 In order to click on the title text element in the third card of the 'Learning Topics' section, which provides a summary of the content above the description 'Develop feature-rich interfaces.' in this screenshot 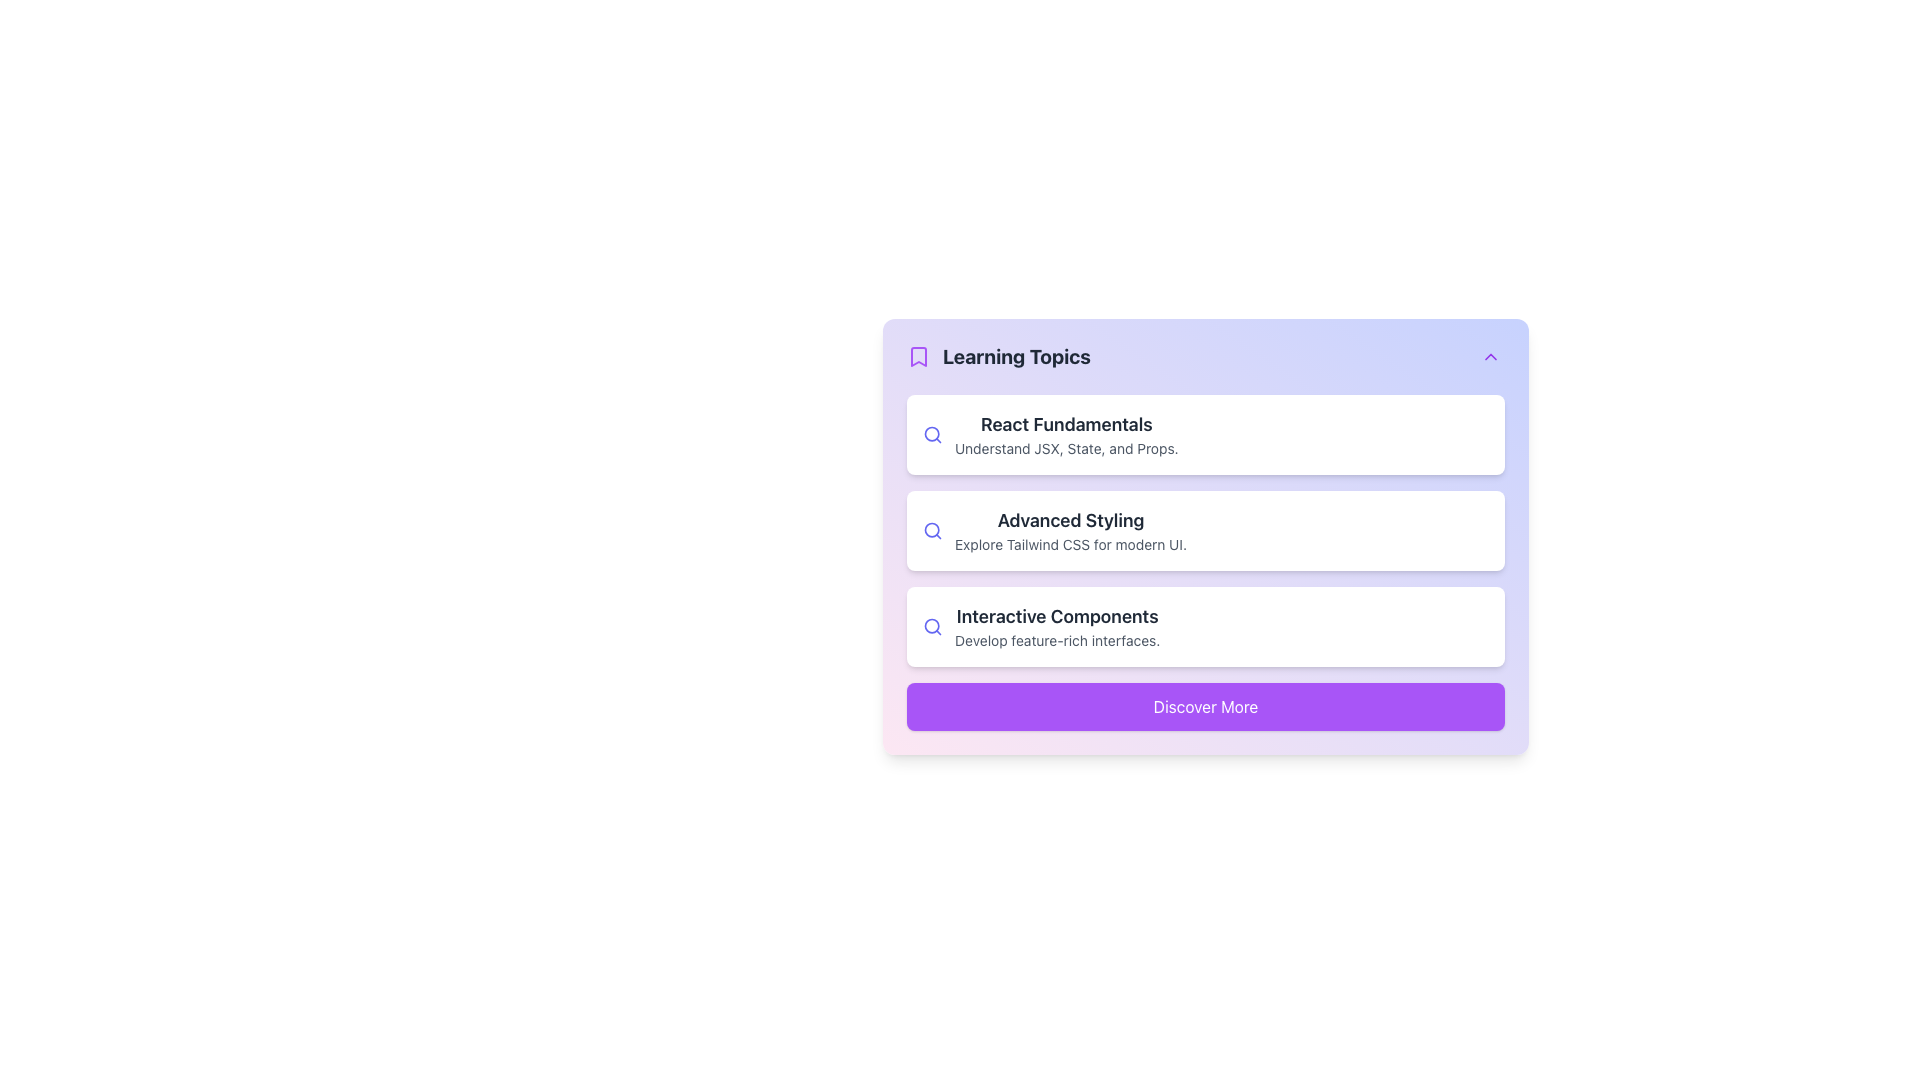, I will do `click(1056, 616)`.